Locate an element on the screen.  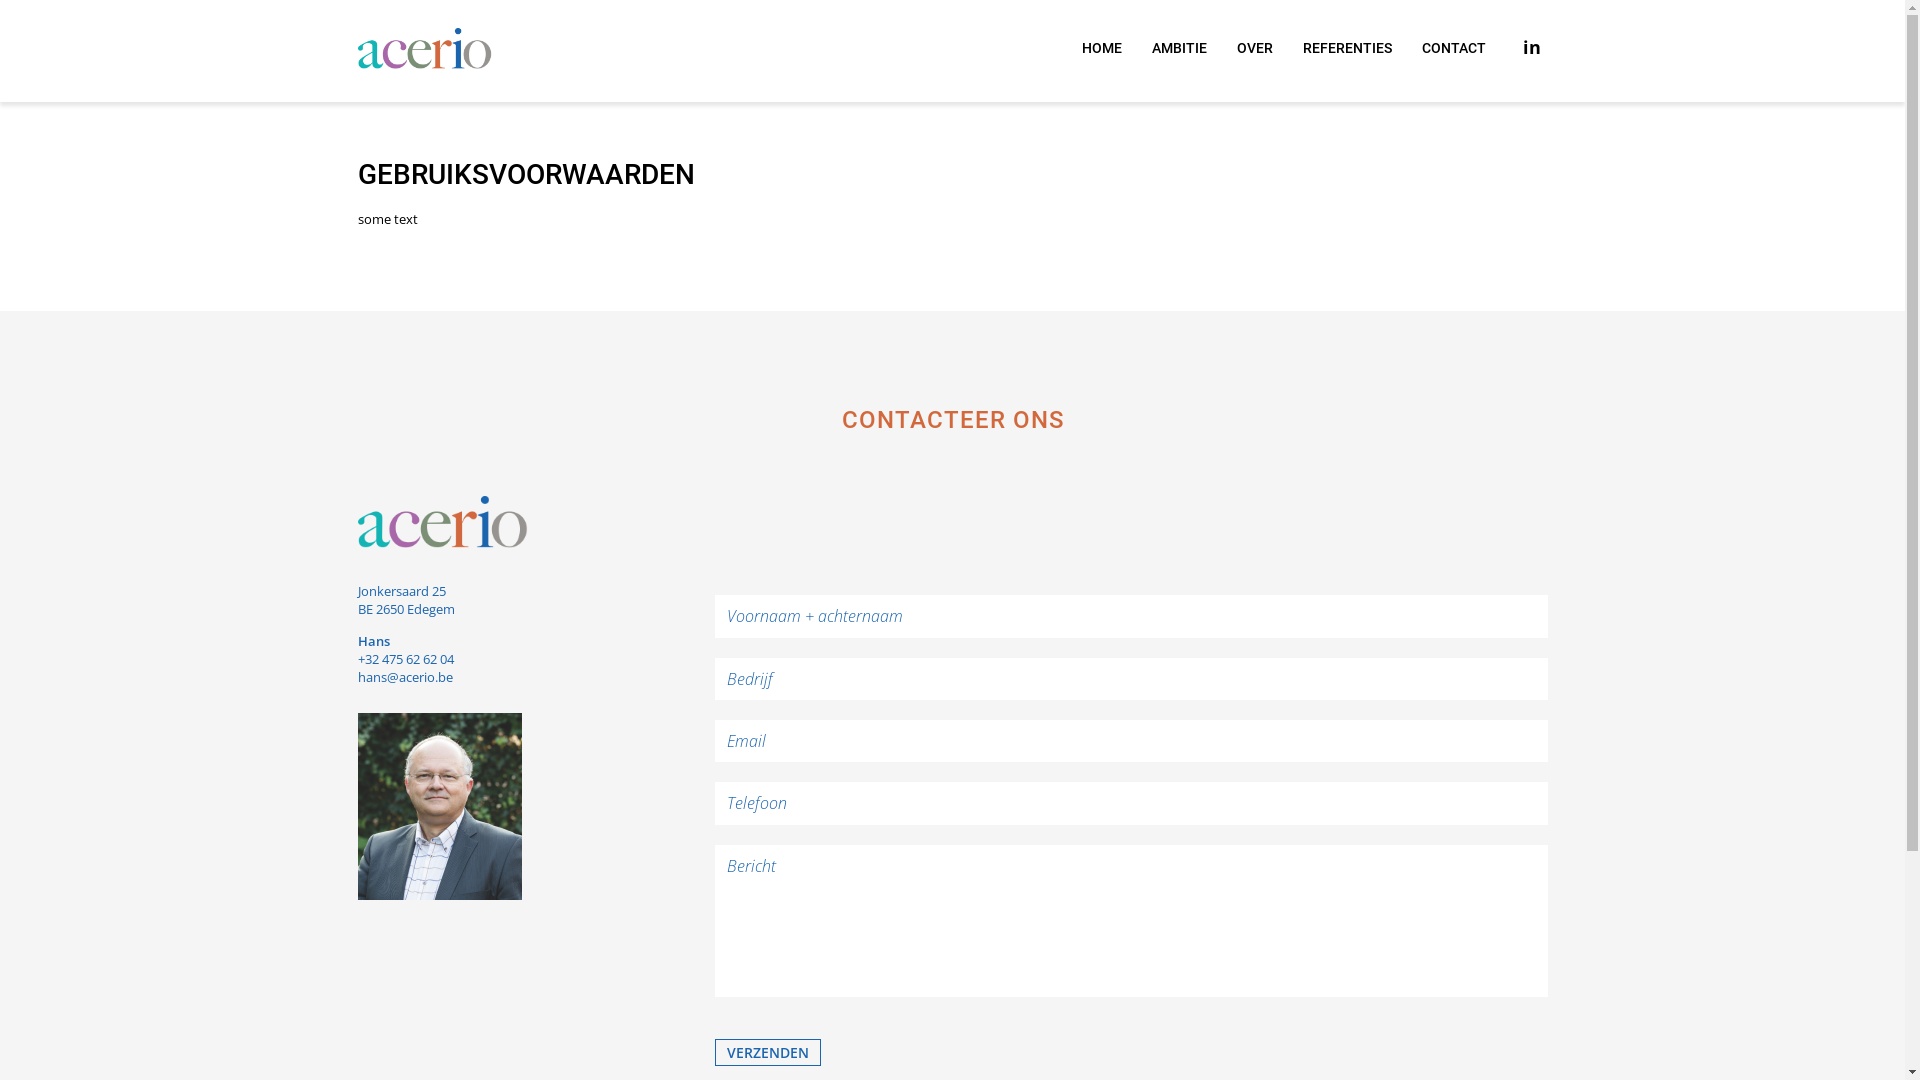
'AMBITIE' is located at coordinates (1179, 48).